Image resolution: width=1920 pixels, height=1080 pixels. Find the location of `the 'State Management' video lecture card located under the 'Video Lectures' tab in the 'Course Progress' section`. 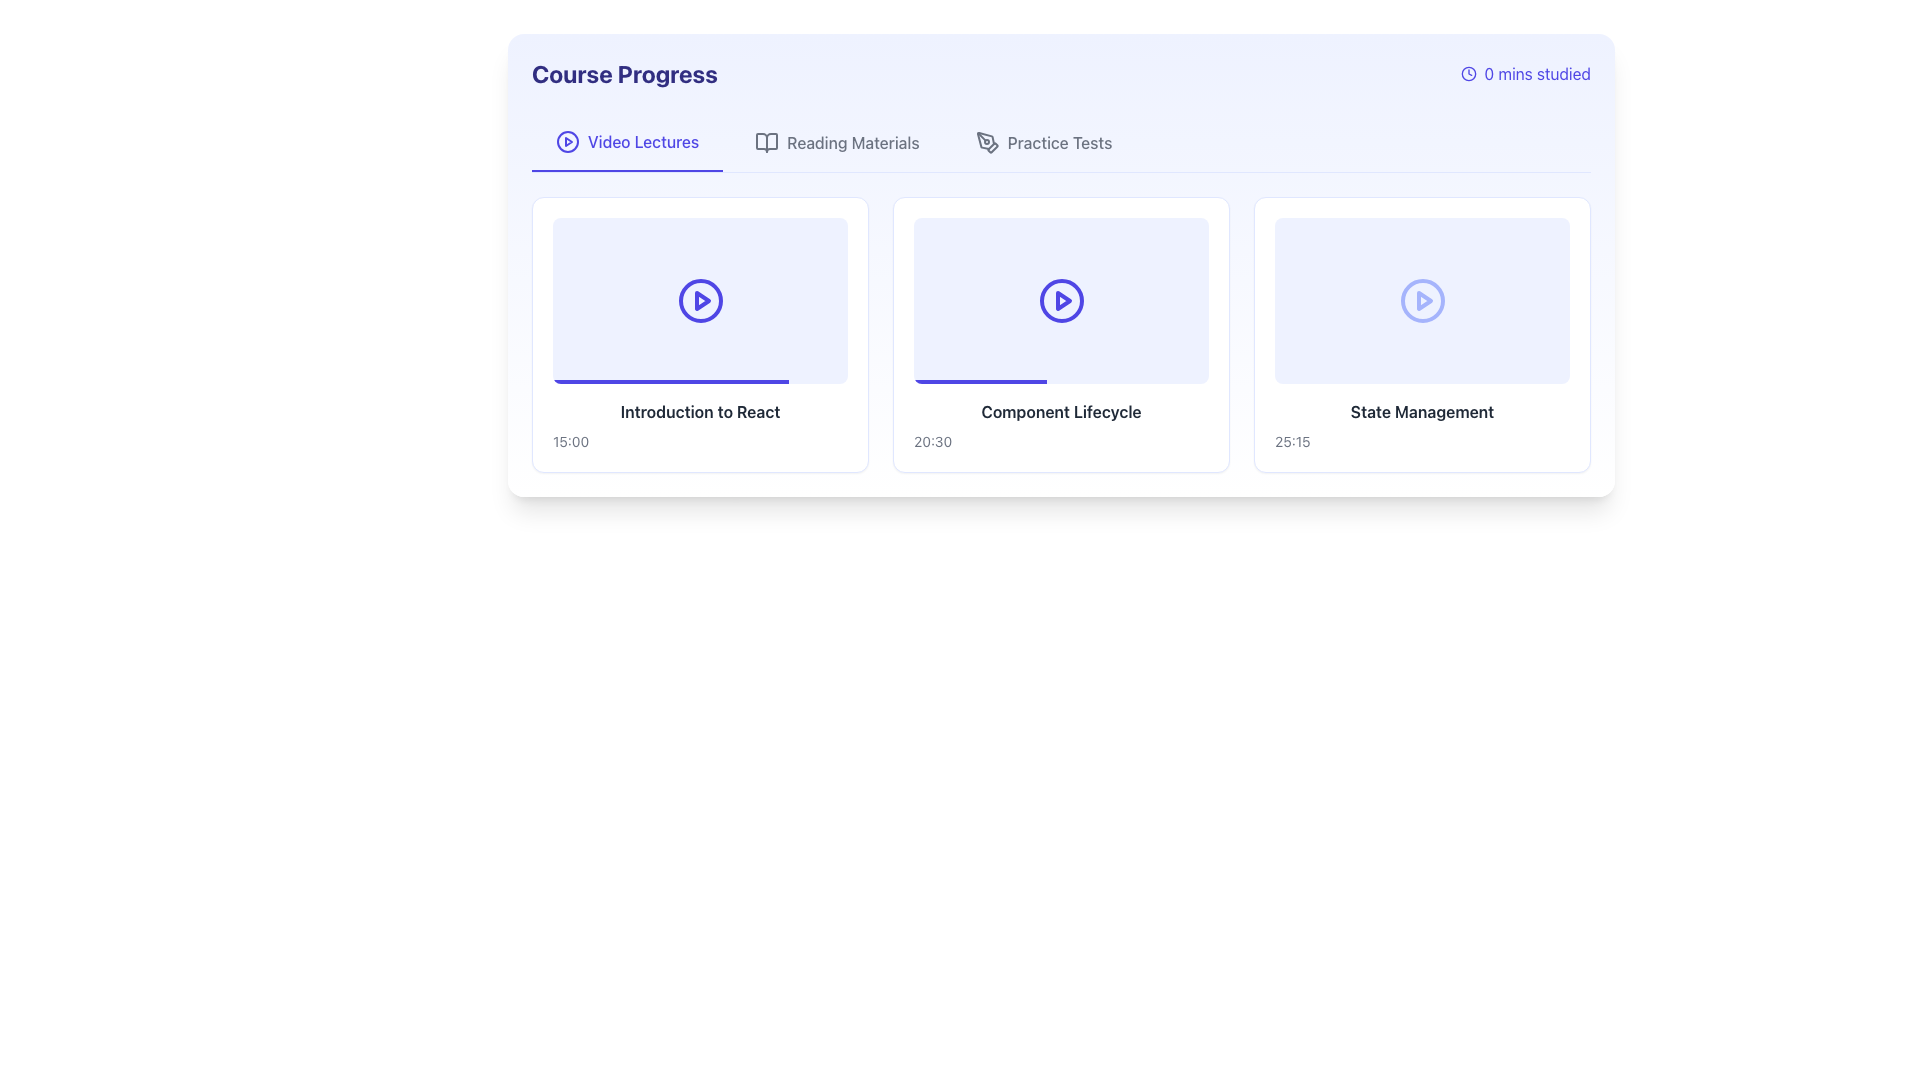

the 'State Management' video lecture card located under the 'Video Lectures' tab in the 'Course Progress' section is located at coordinates (1421, 334).